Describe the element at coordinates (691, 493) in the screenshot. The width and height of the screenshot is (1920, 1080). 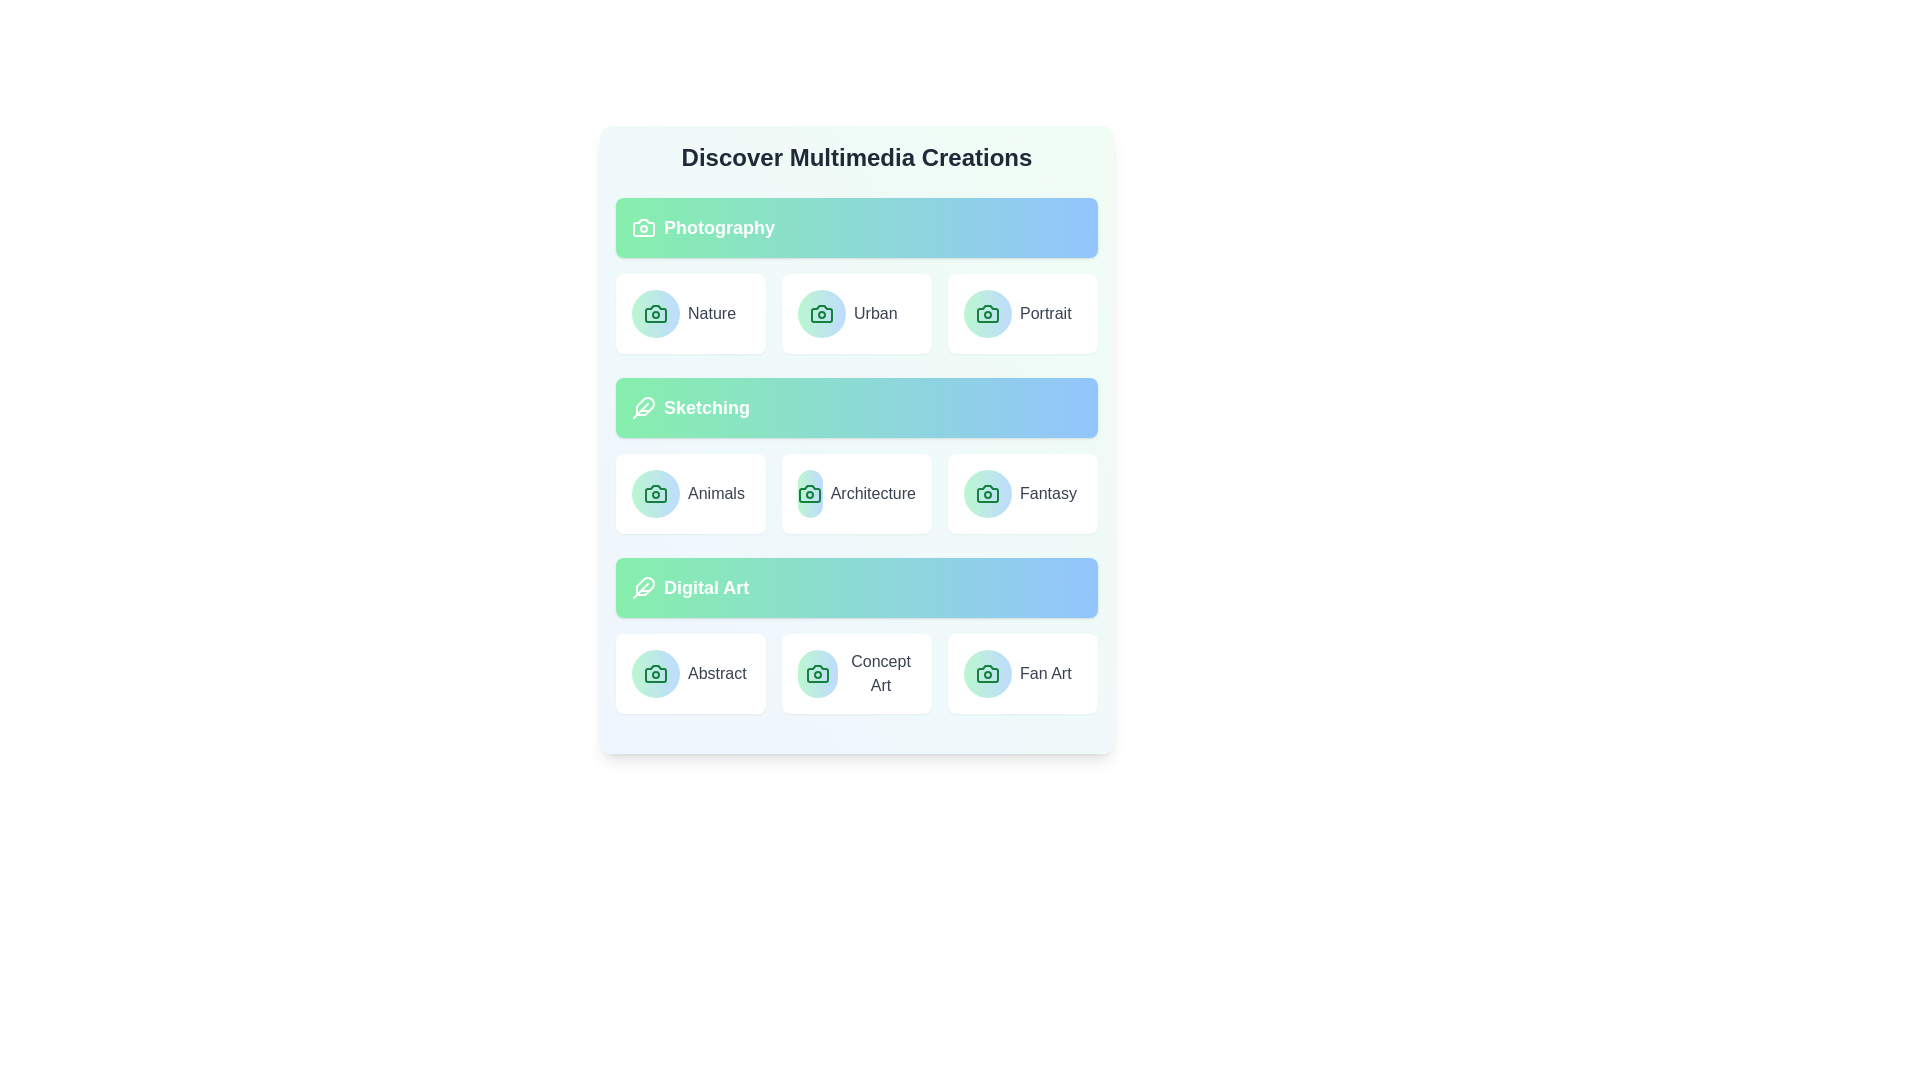
I see `the item labeled Animals` at that location.